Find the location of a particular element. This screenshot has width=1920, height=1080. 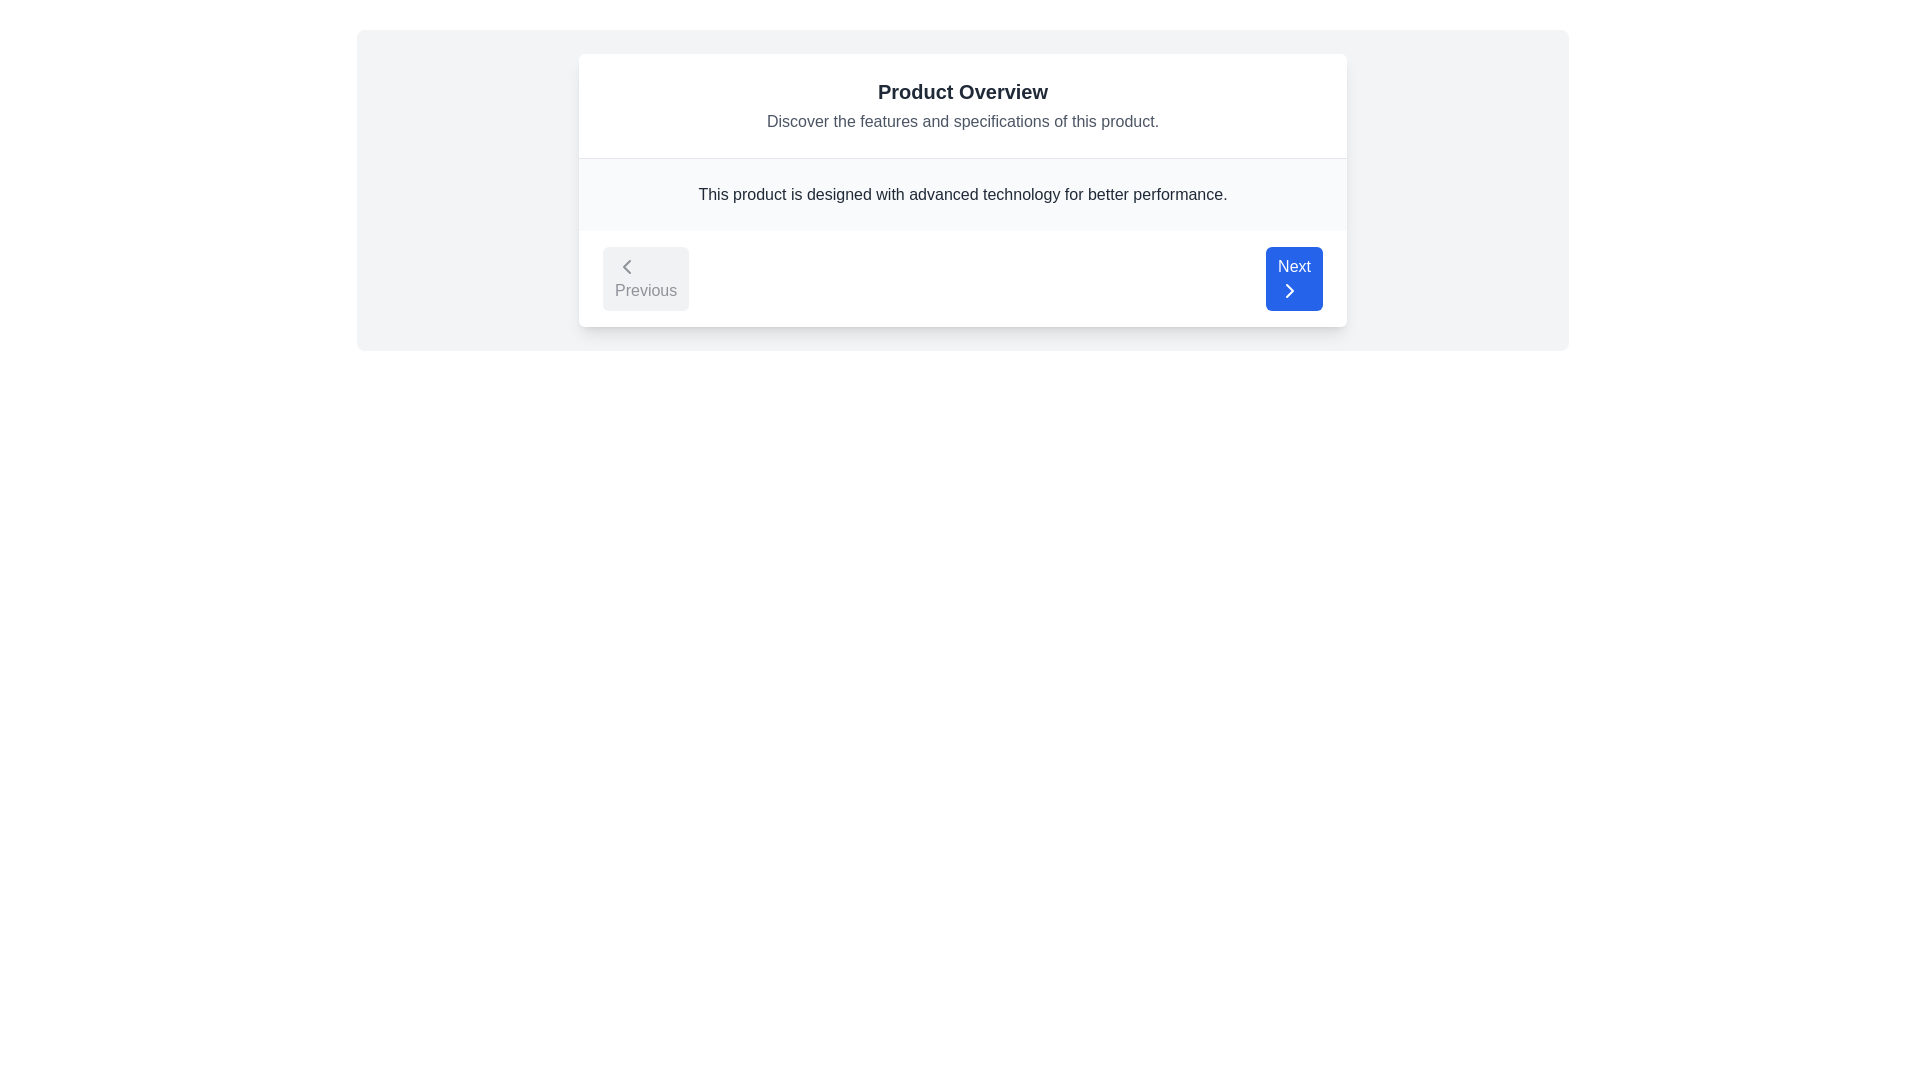

the static text block that provides information about the product's features and technology, located below the 'Product Overview' header is located at coordinates (963, 195).